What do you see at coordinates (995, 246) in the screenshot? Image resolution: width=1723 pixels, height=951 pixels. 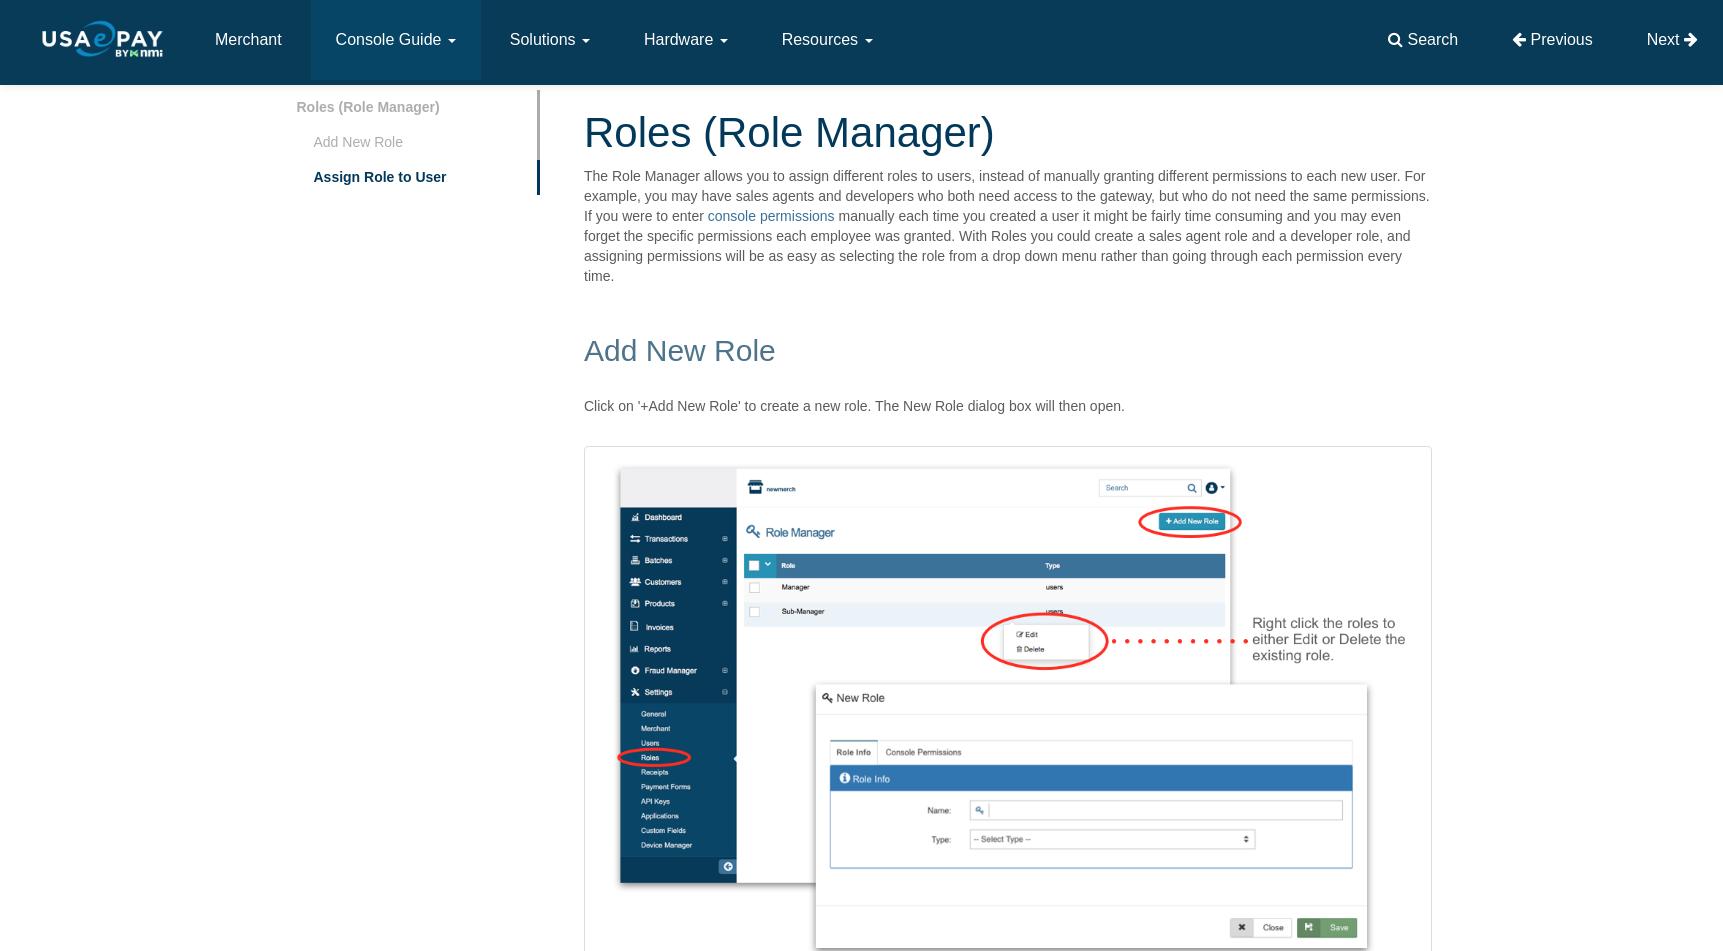 I see `'manually each time you created a user it might be fairly time consuming and you may even forget the specific permissions each employee was granted. With Roles you could create a sales agent role and a developer role, and assigning permissions will be as easy as selecting the role from a drop down menu rather than going through each permission every time.'` at bounding box center [995, 246].